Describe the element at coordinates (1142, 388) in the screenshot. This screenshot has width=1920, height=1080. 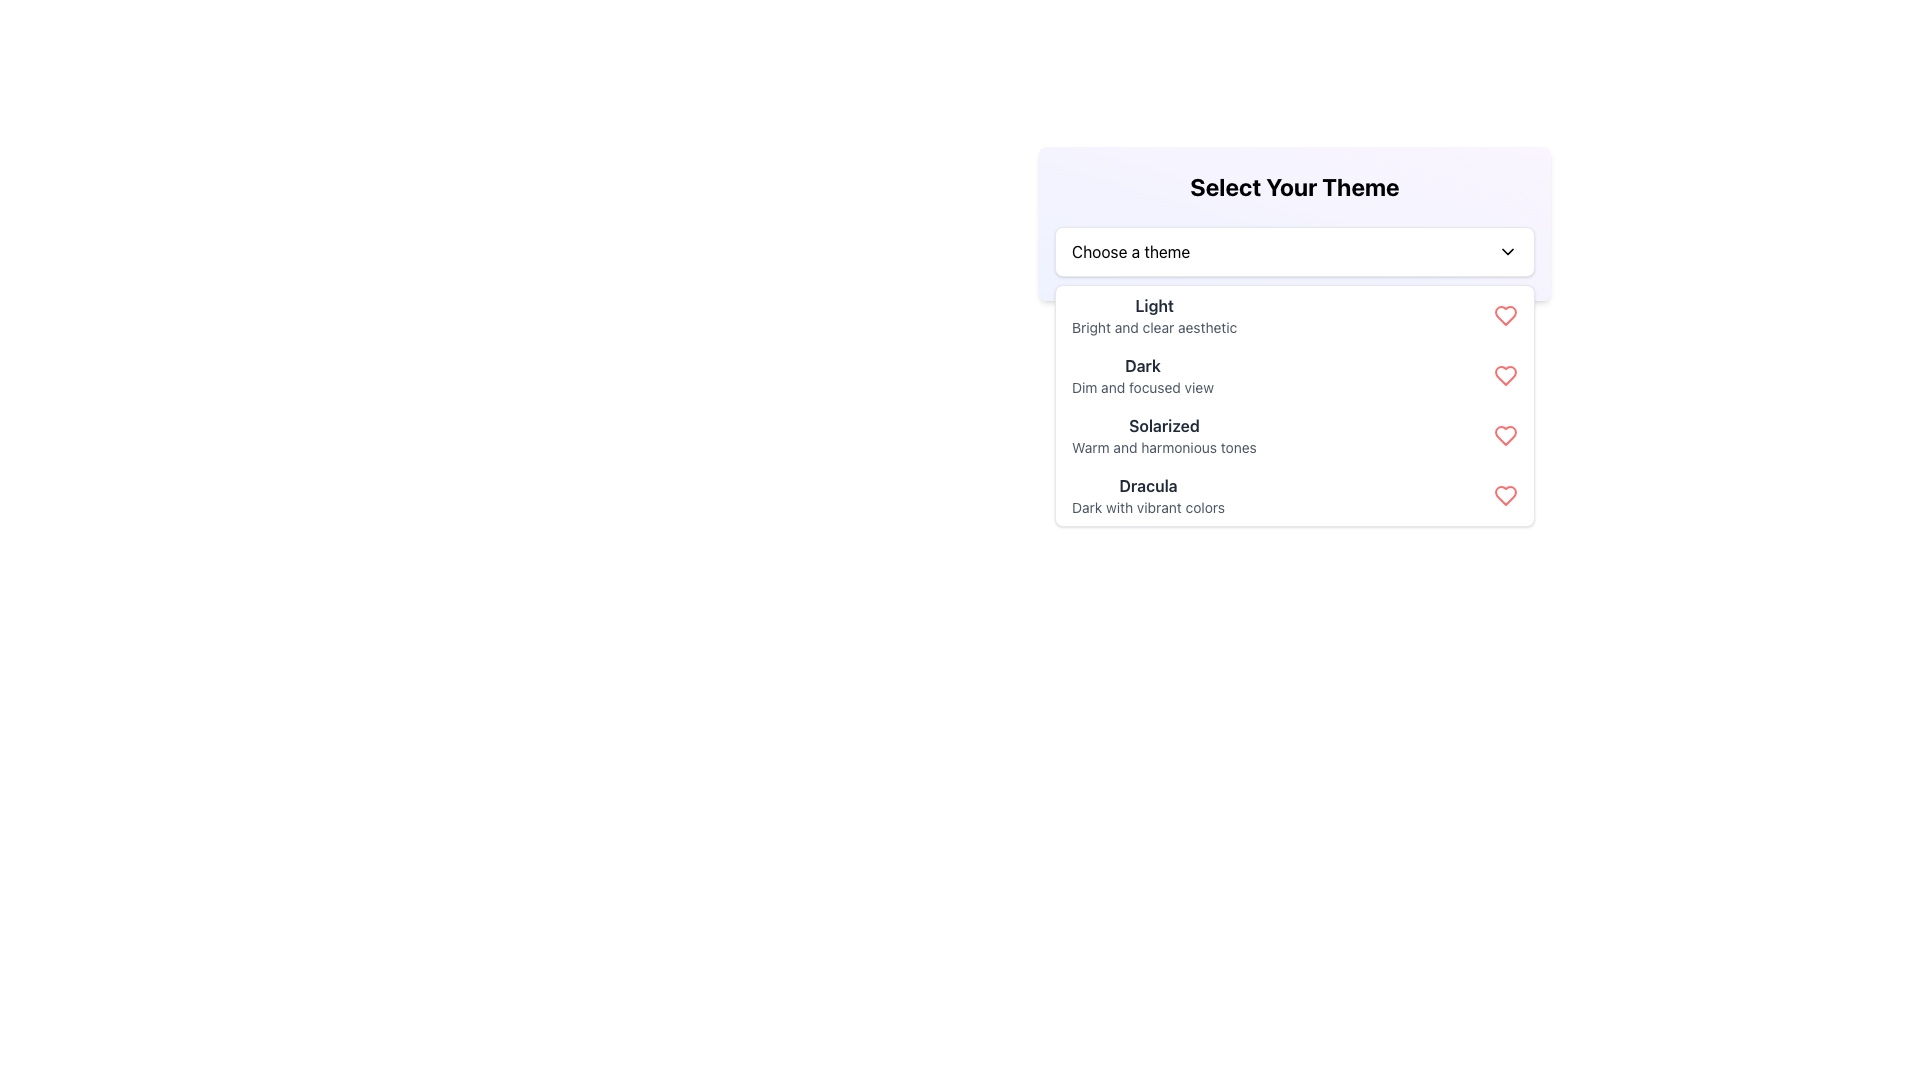
I see `the text label that describes the 'Dark' theme option in the dropdown menu, which is positioned below the 'Dark' text` at that location.